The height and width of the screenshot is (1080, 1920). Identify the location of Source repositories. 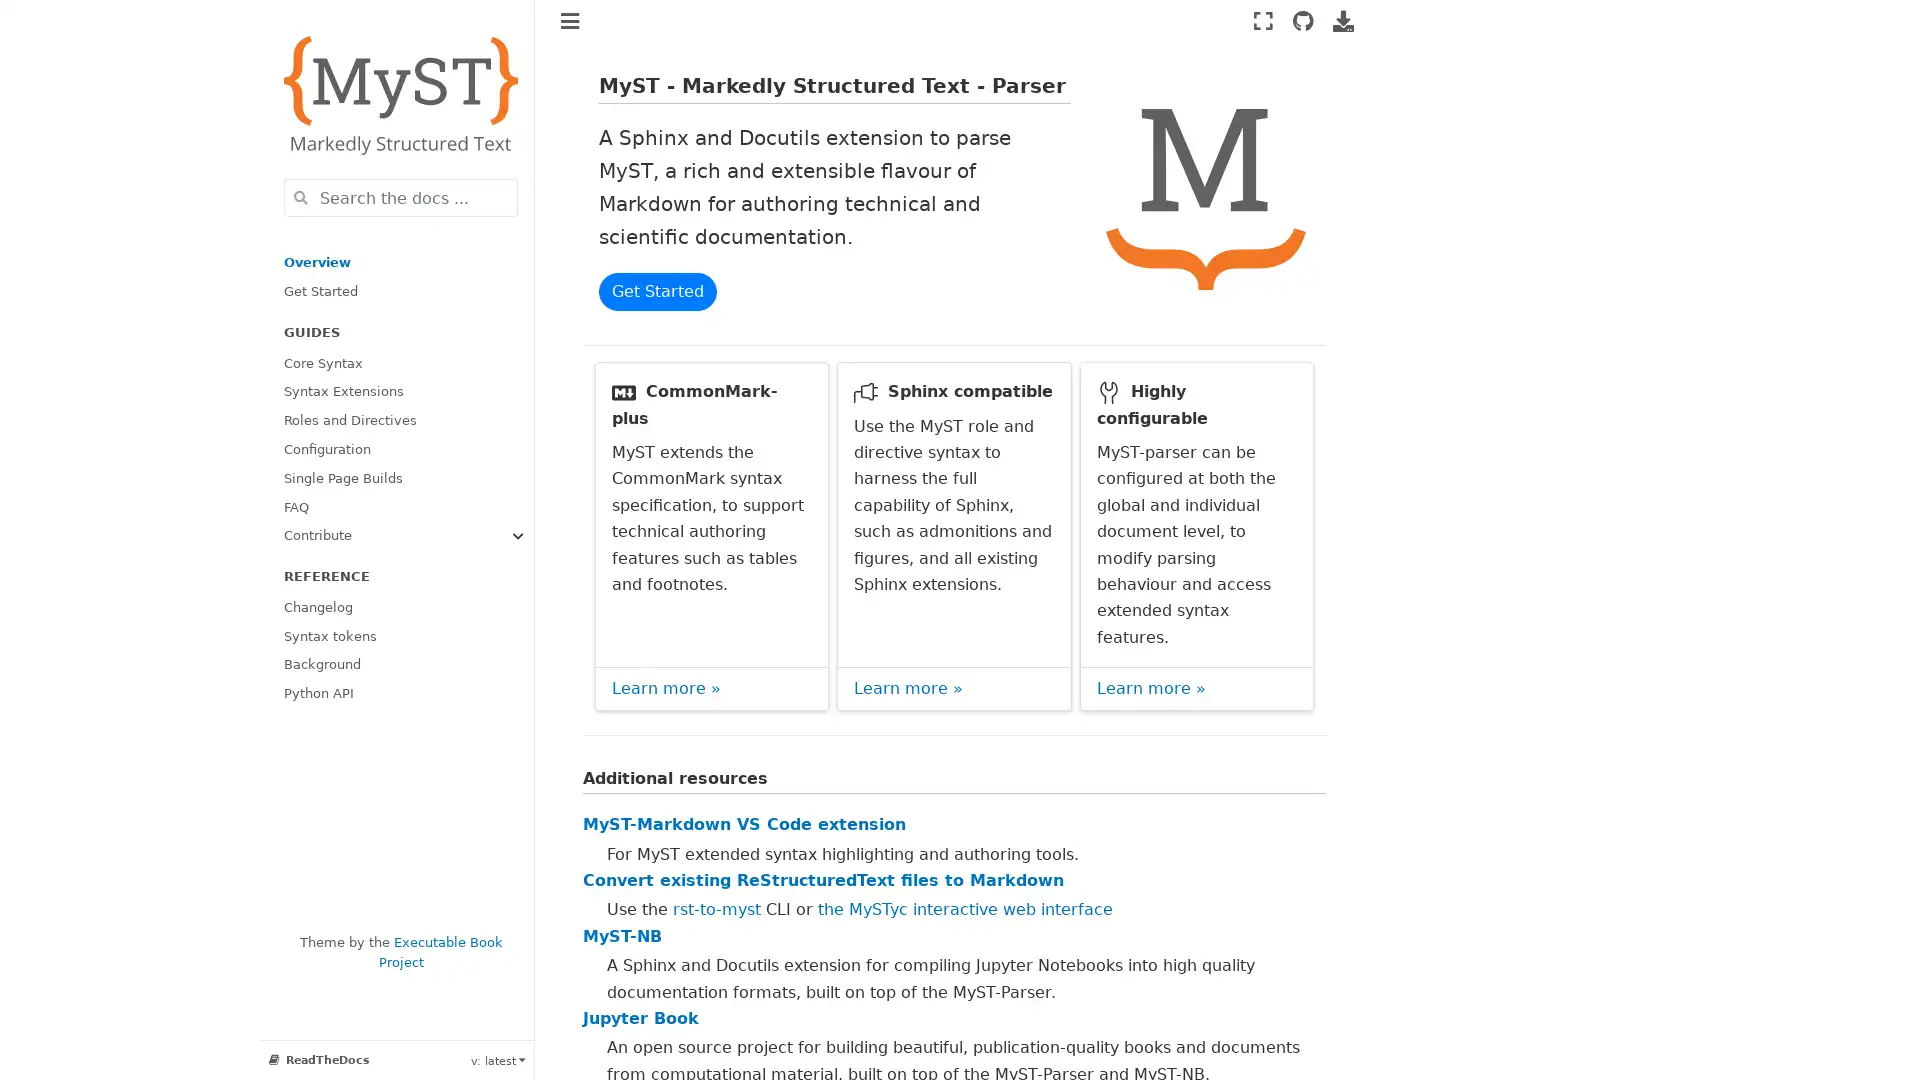
(1302, 20).